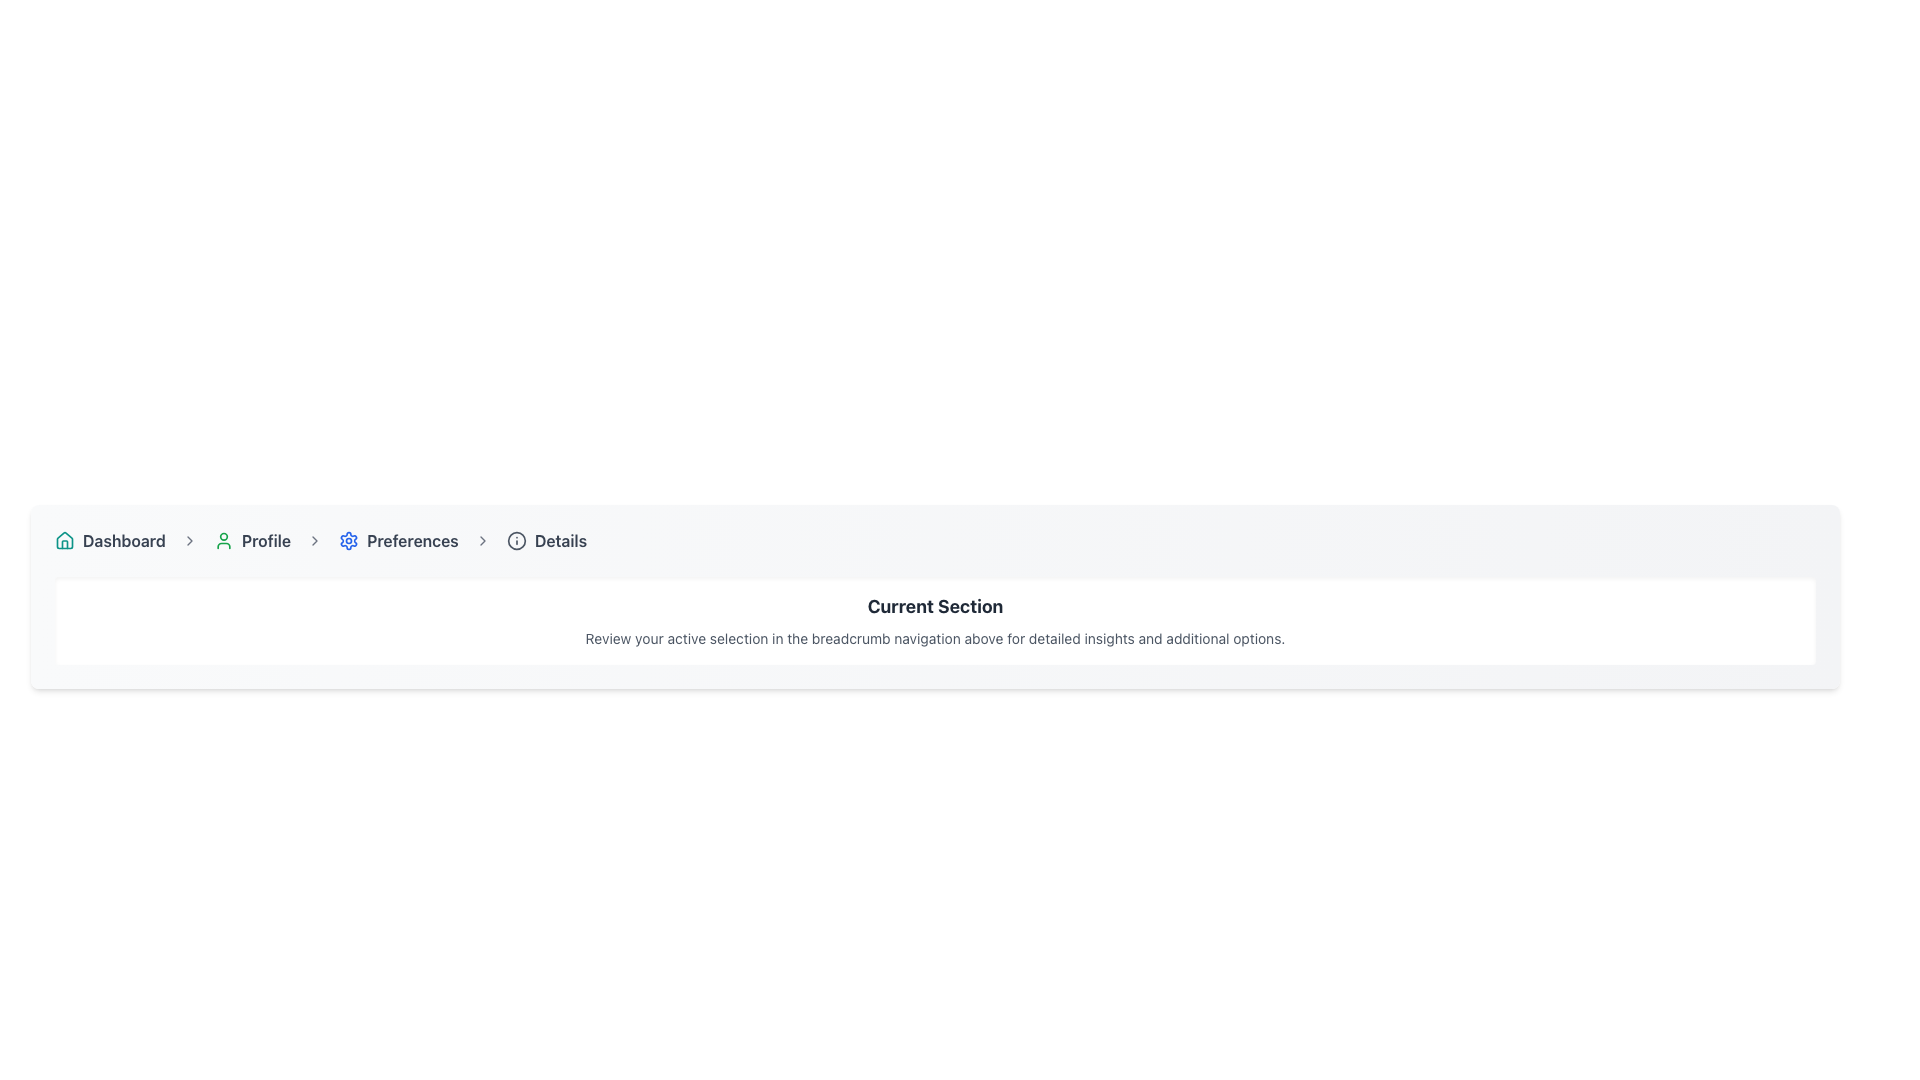  Describe the element at coordinates (349, 540) in the screenshot. I see `the blue gear-like icon in the breadcrumb navigation bar, located immediately before the text 'Preferences'` at that location.